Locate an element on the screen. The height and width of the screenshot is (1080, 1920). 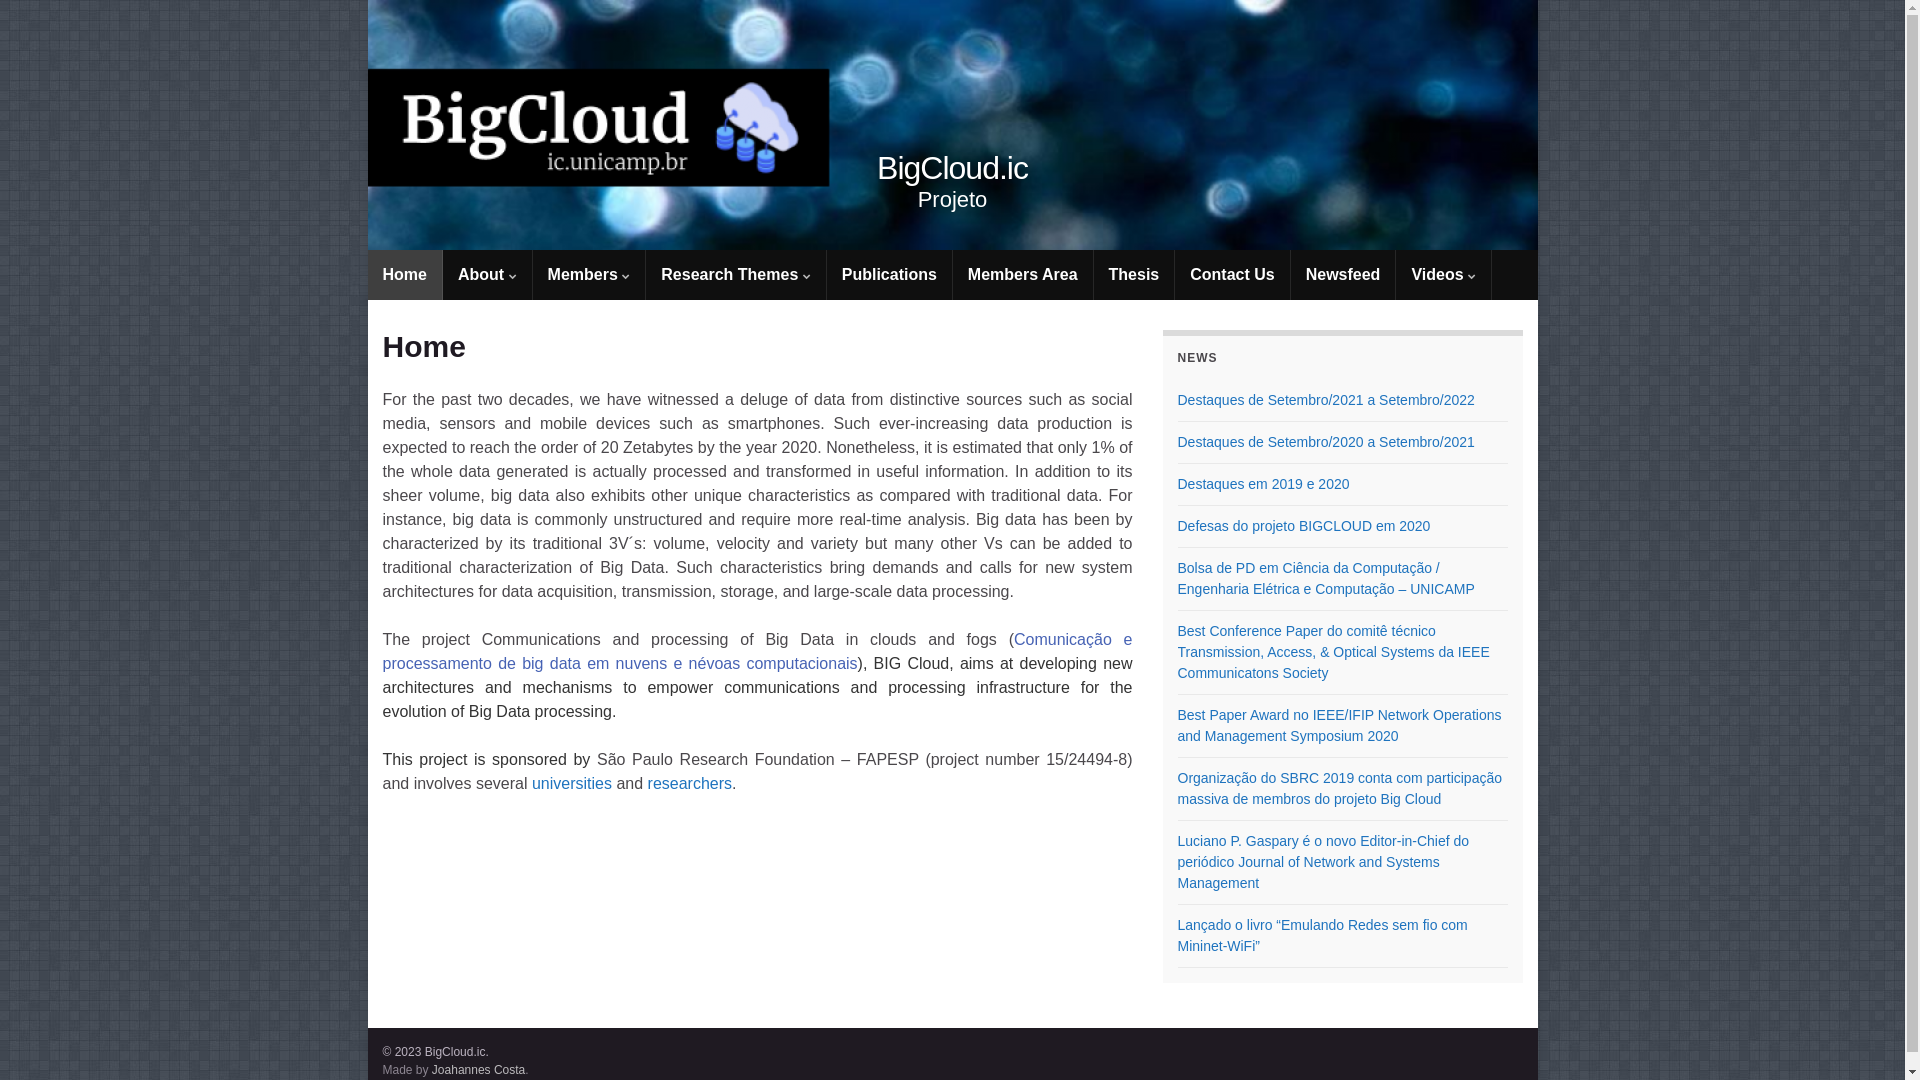
'Thesis' is located at coordinates (1093, 274).